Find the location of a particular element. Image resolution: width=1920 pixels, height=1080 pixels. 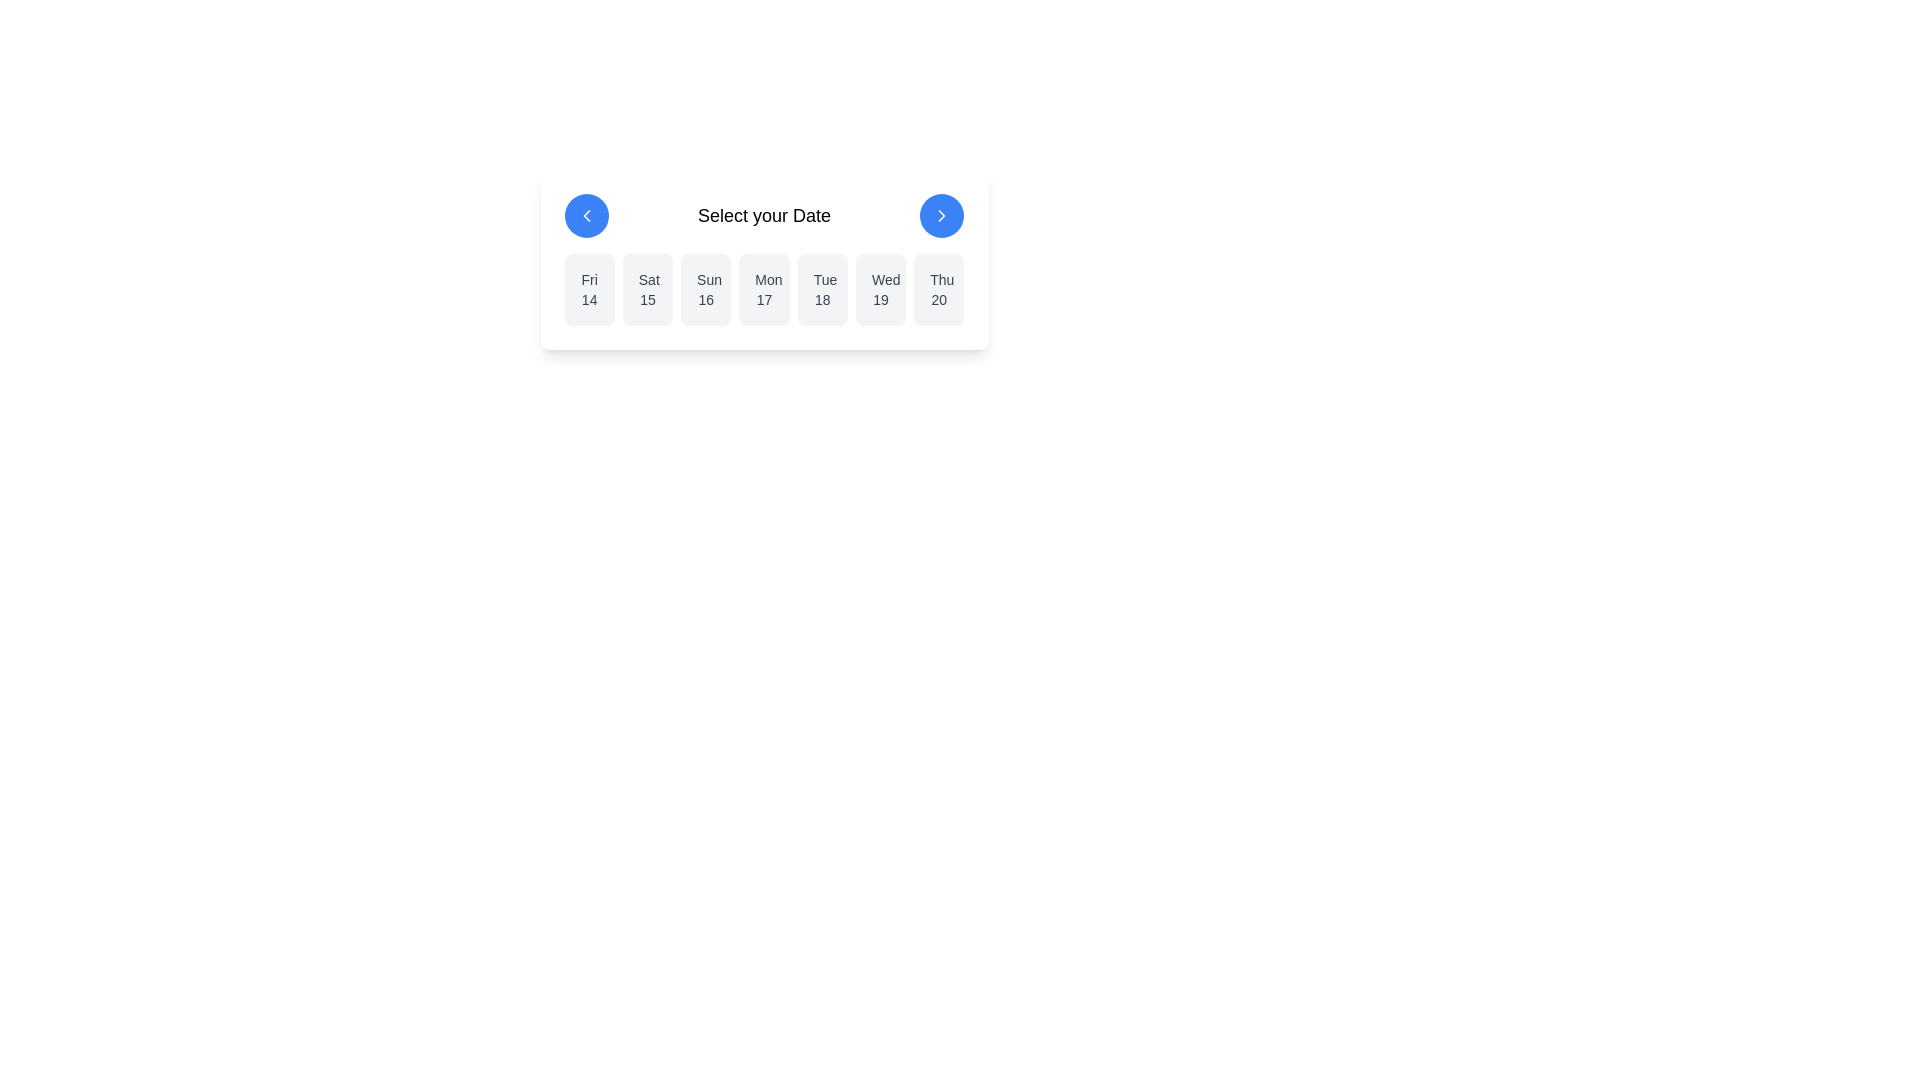

the header label that reads 'Select your Date', which is centrally located between two navigation buttons in the date selection interface is located at coordinates (763, 216).